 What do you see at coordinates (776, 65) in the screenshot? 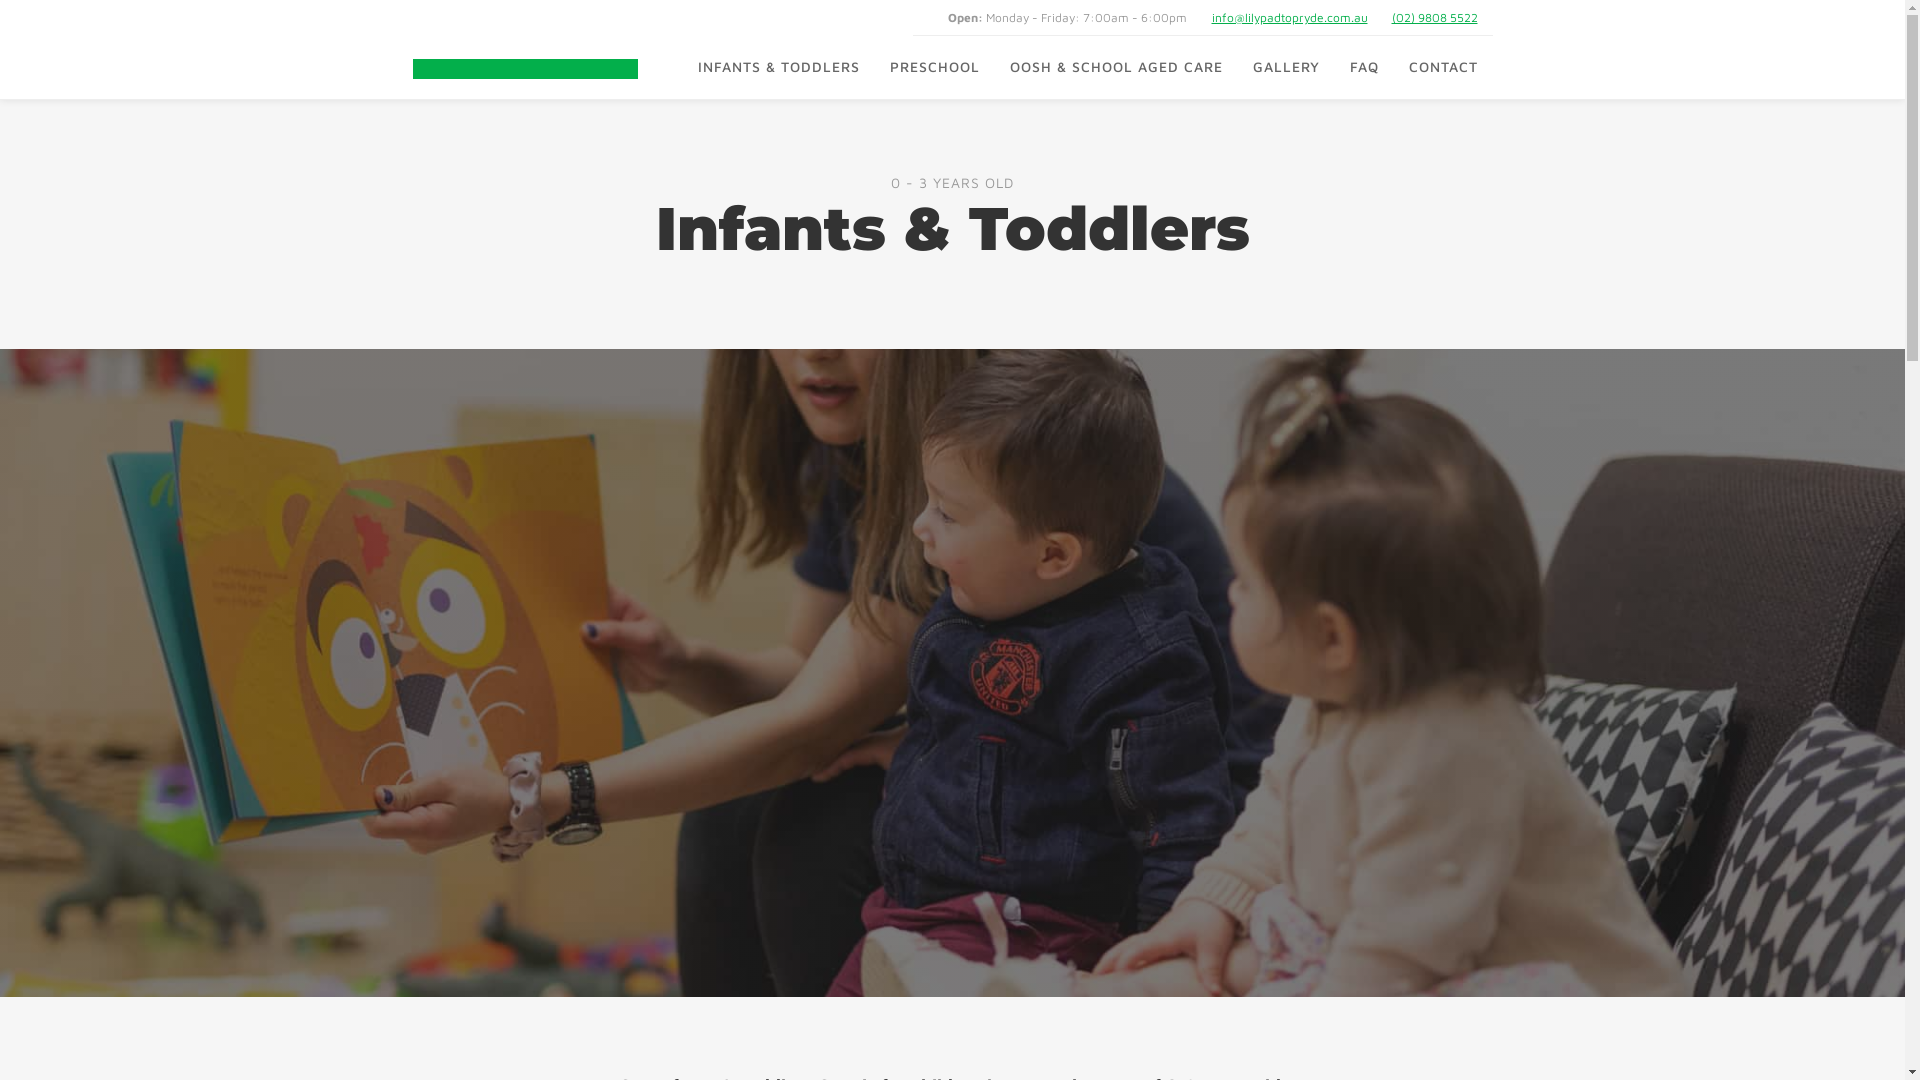
I see `'INFANTS & TODDLERS'` at bounding box center [776, 65].